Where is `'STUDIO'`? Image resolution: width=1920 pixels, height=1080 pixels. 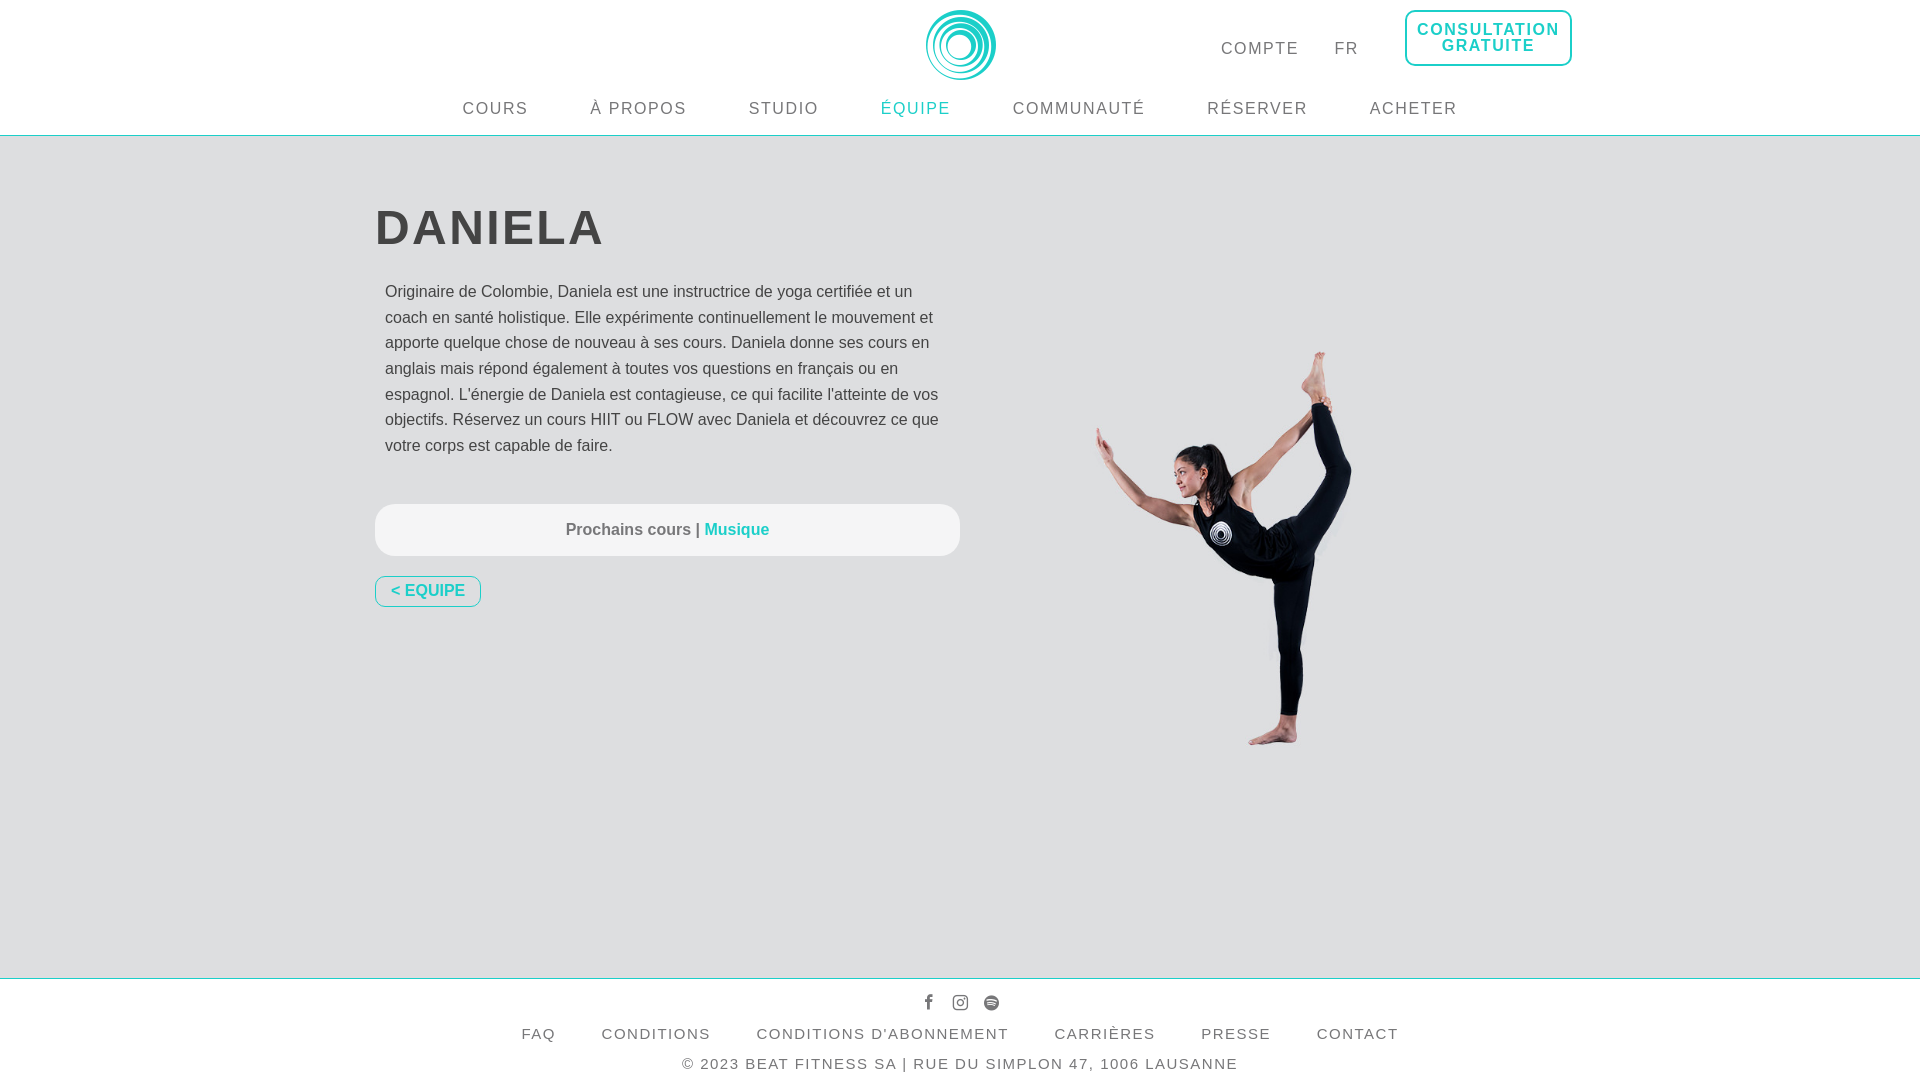
'STUDIO' is located at coordinates (782, 108).